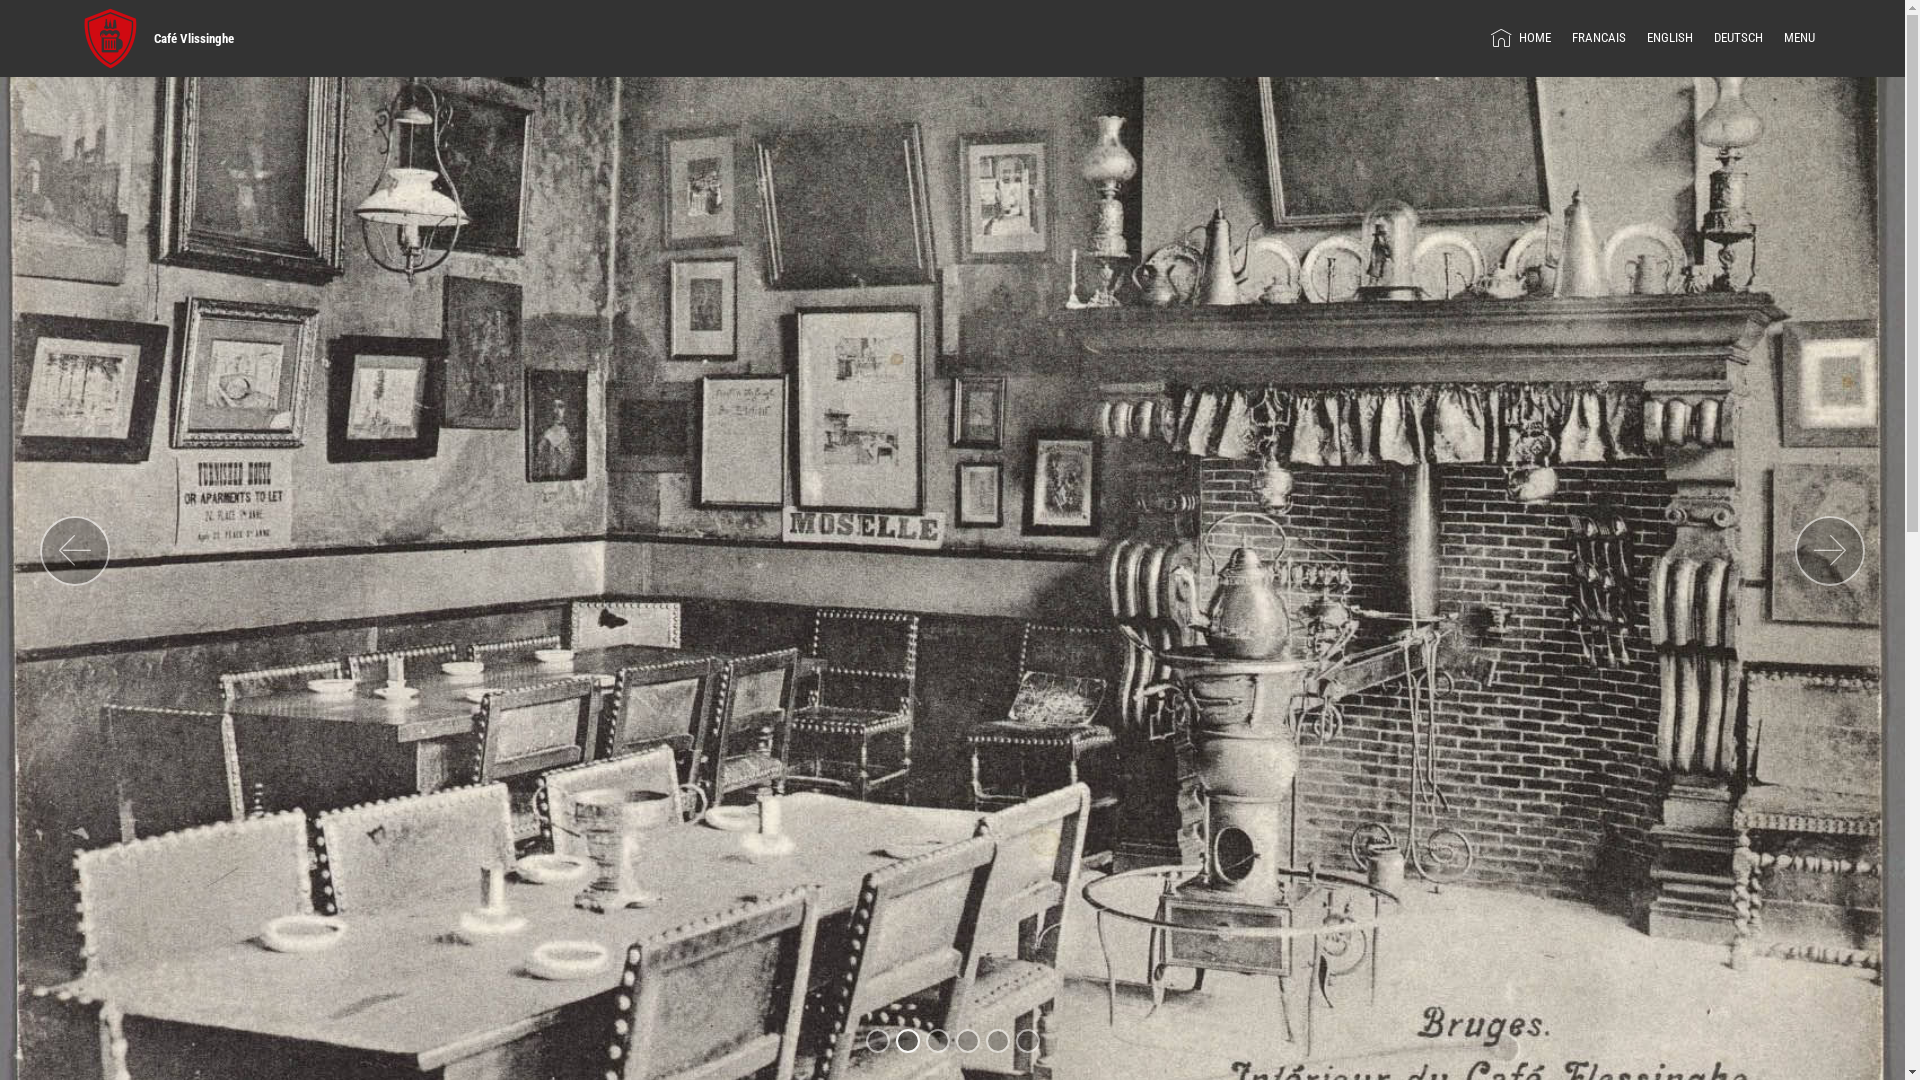 This screenshot has width=1920, height=1080. What do you see at coordinates (1491, 38) in the screenshot?
I see `'HOME'` at bounding box center [1491, 38].